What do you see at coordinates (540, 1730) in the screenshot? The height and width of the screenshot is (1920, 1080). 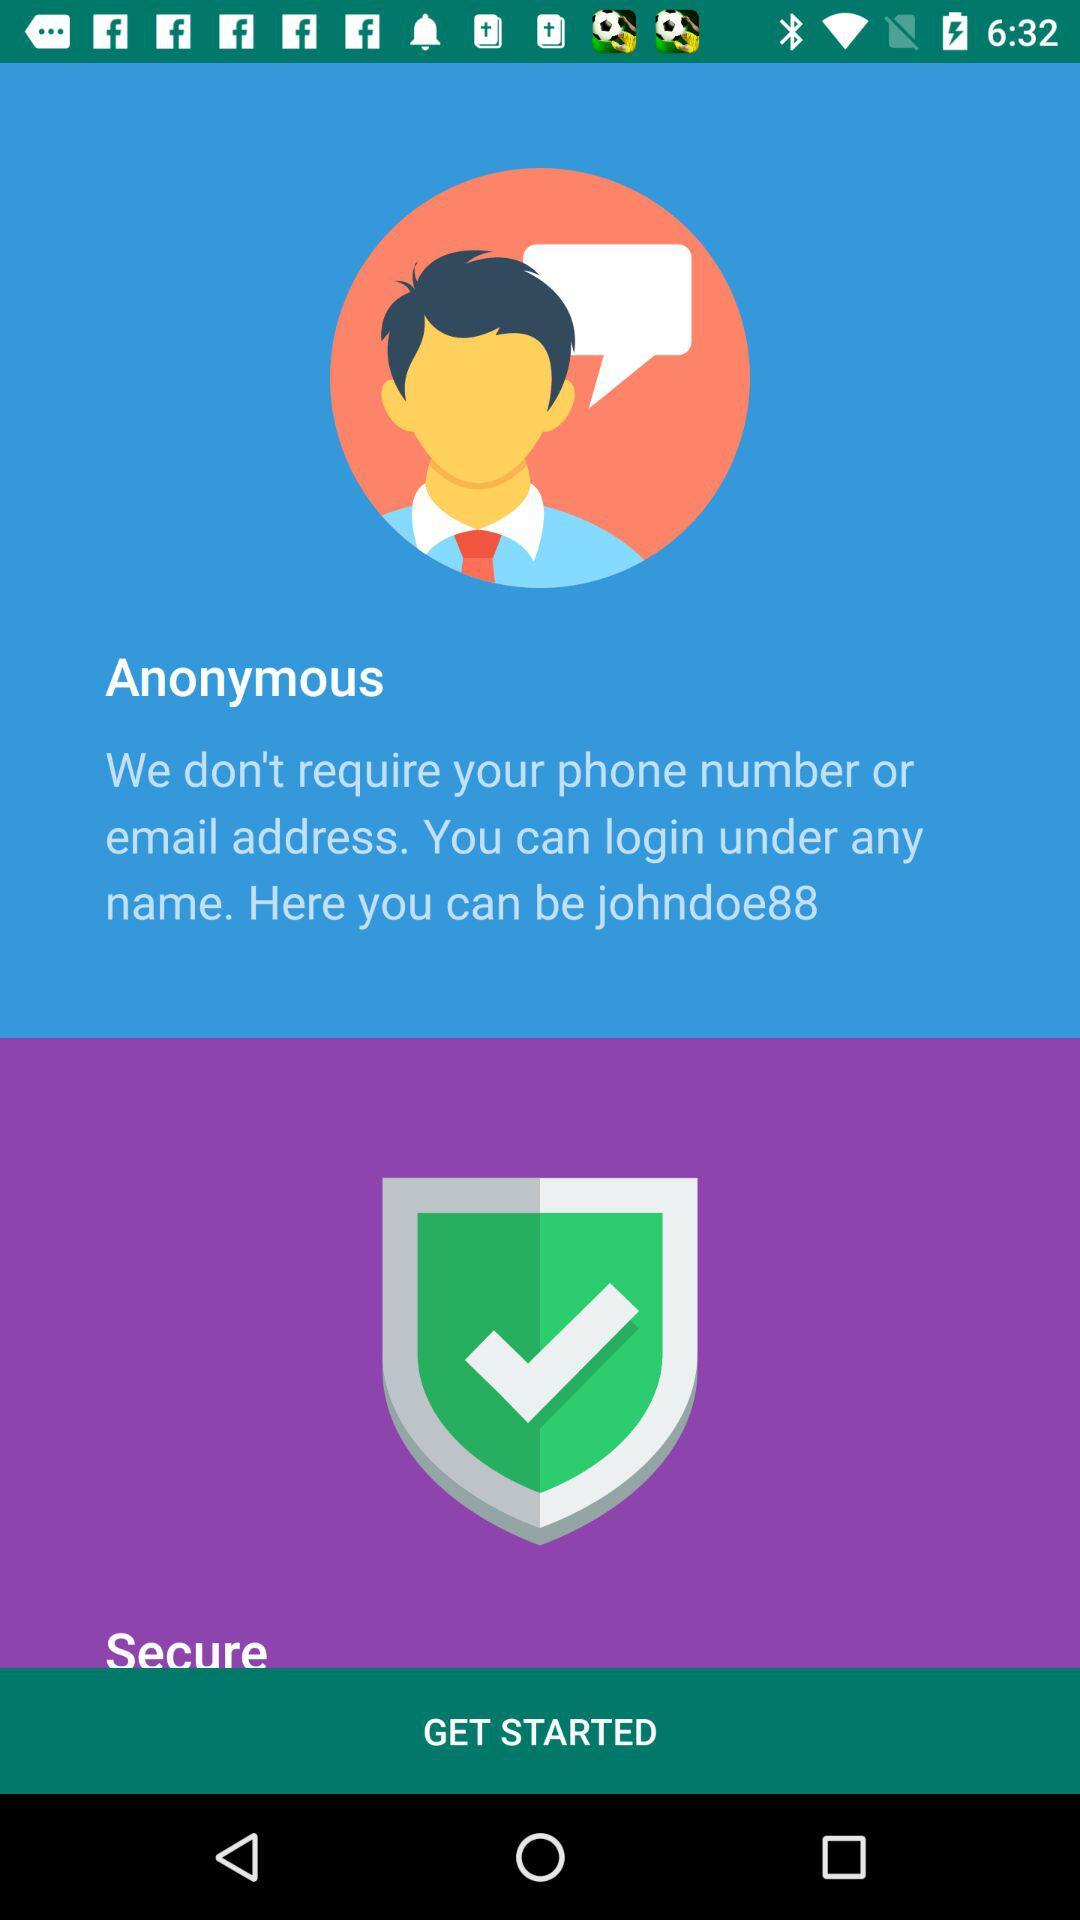 I see `get started` at bounding box center [540, 1730].